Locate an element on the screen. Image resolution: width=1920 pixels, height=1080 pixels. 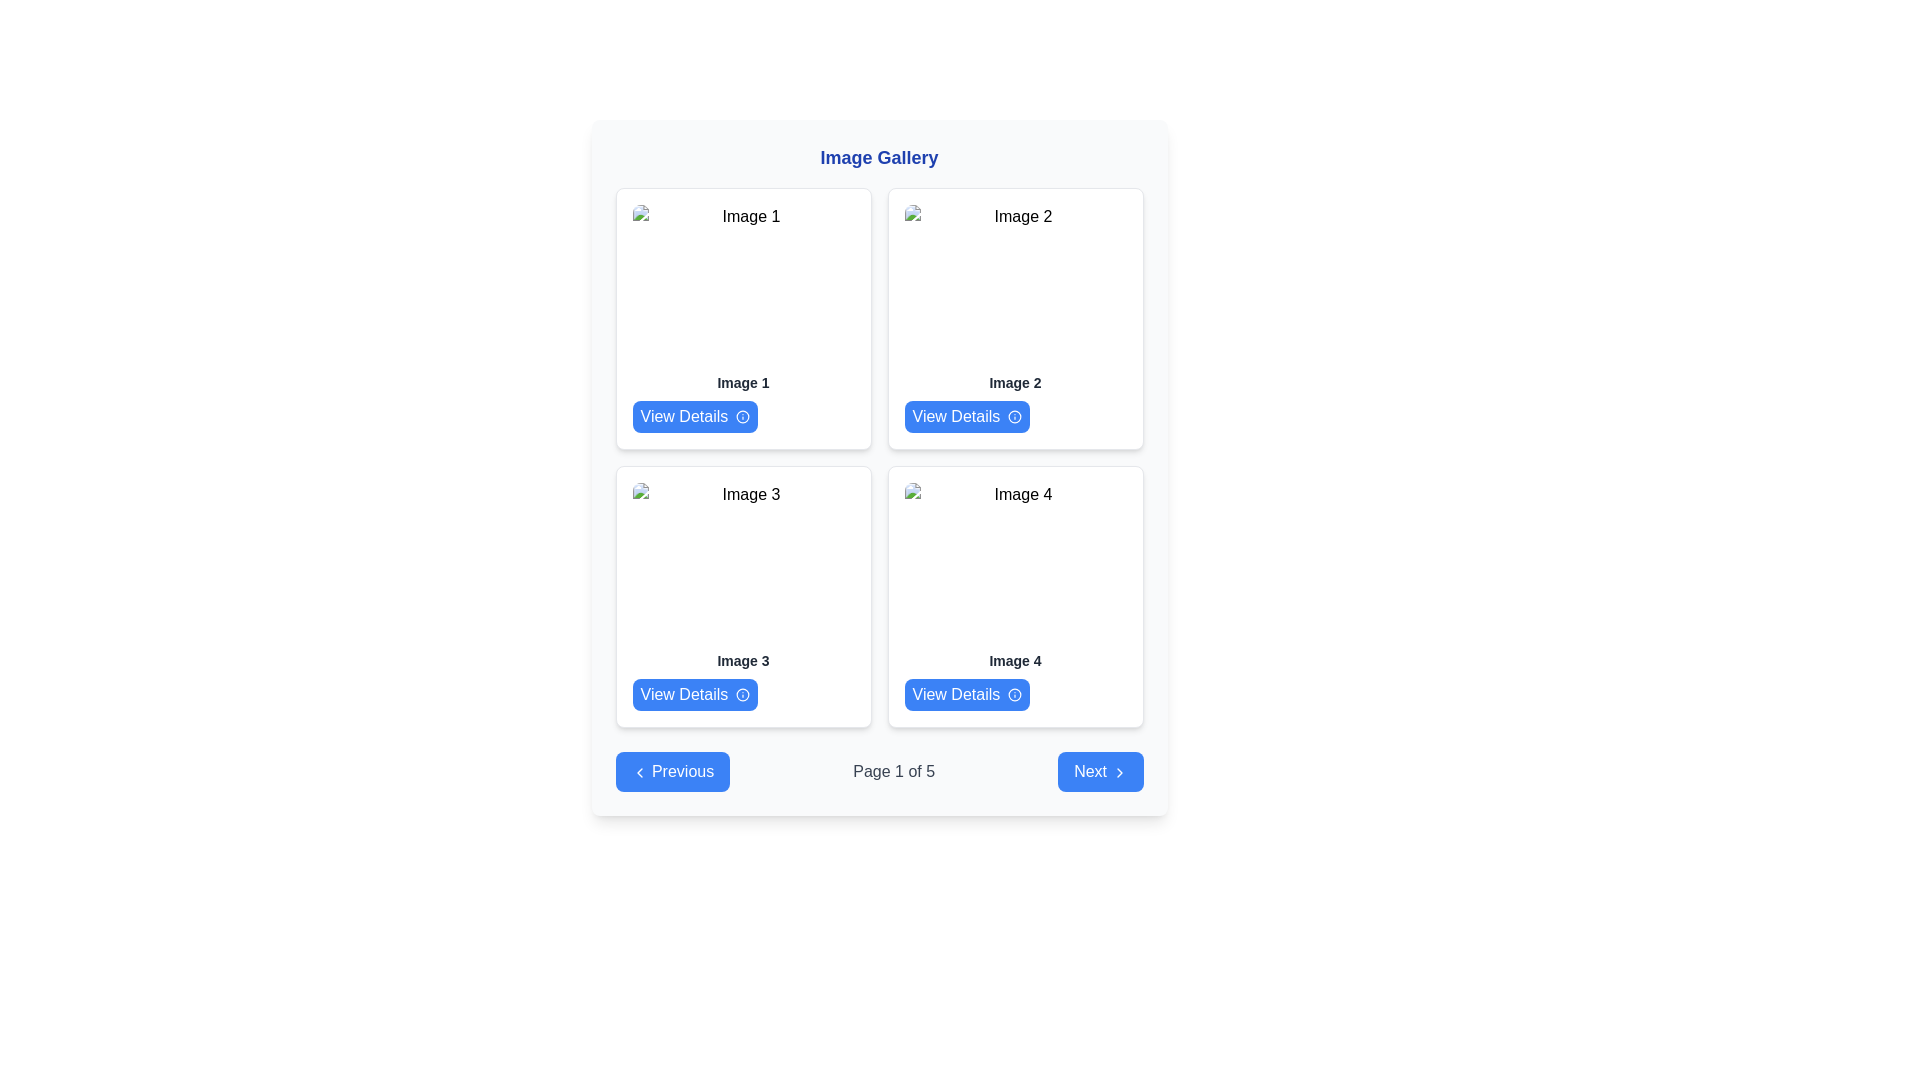
the label displaying 'Image 1' in bold black font, located beneath the image placeholder in the top-left card of a 2x2 grid layout is located at coordinates (742, 382).